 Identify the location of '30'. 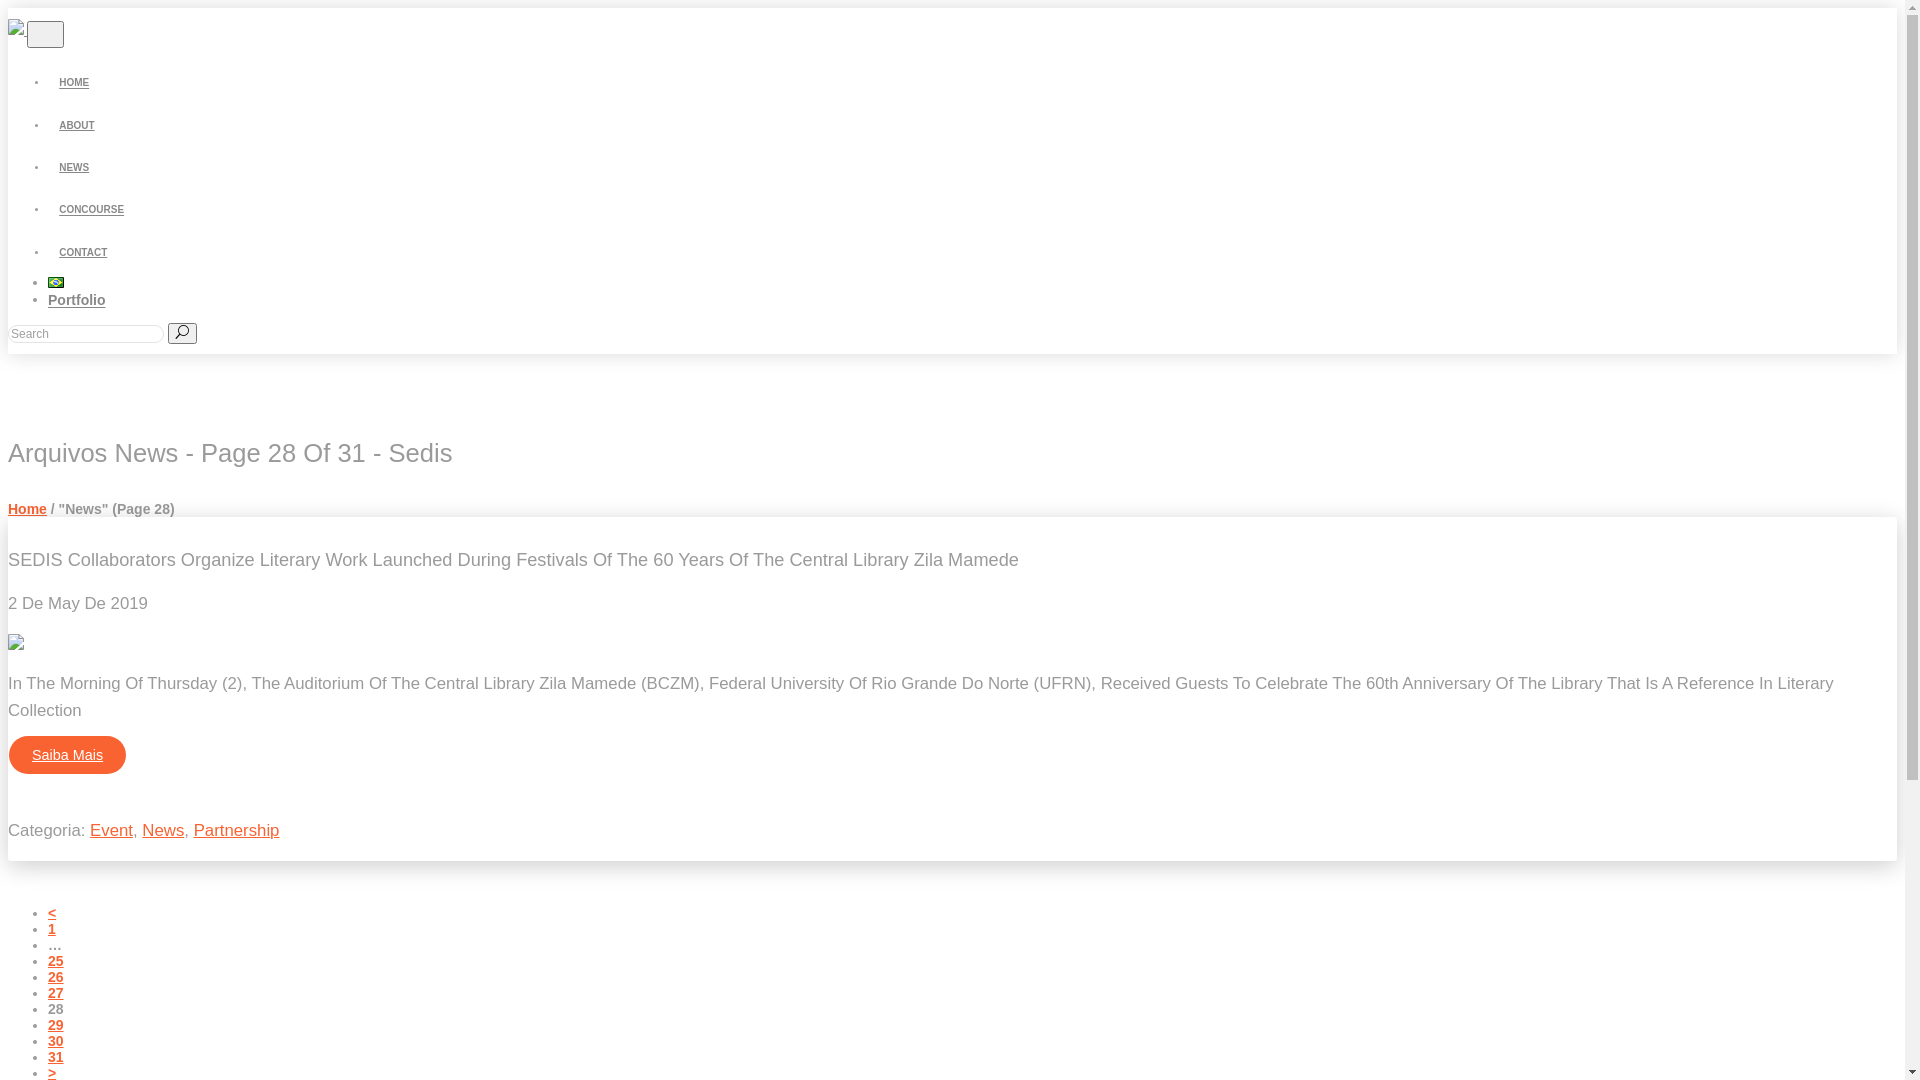
(48, 1040).